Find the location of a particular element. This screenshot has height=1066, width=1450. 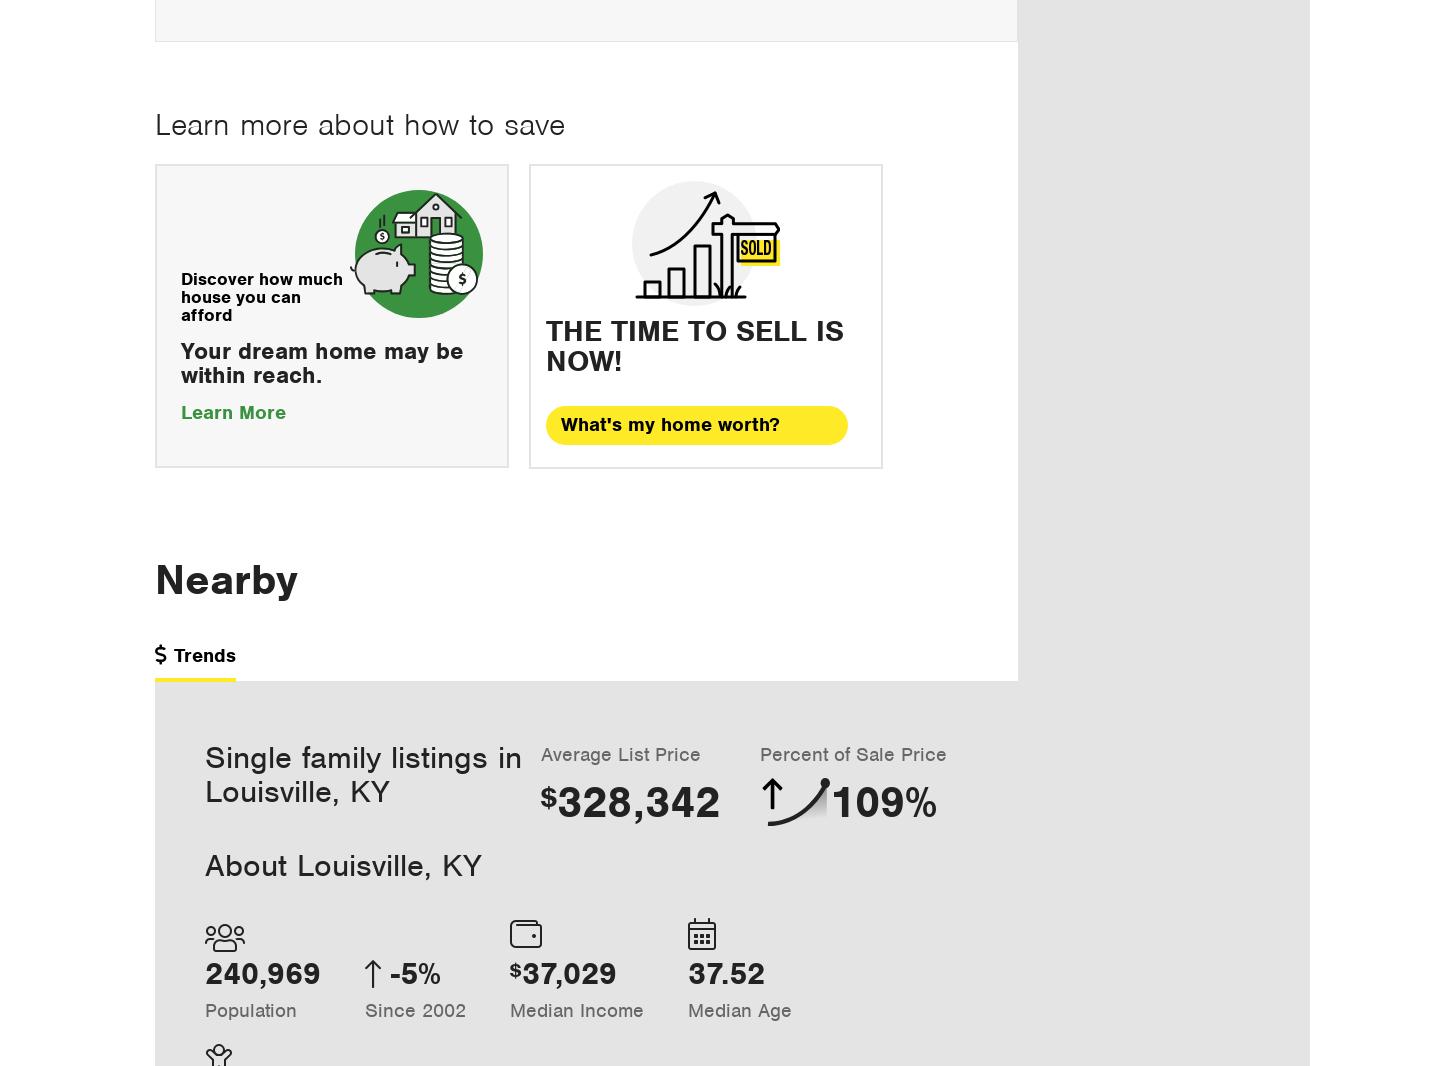

'Median Income' is located at coordinates (576, 1009).